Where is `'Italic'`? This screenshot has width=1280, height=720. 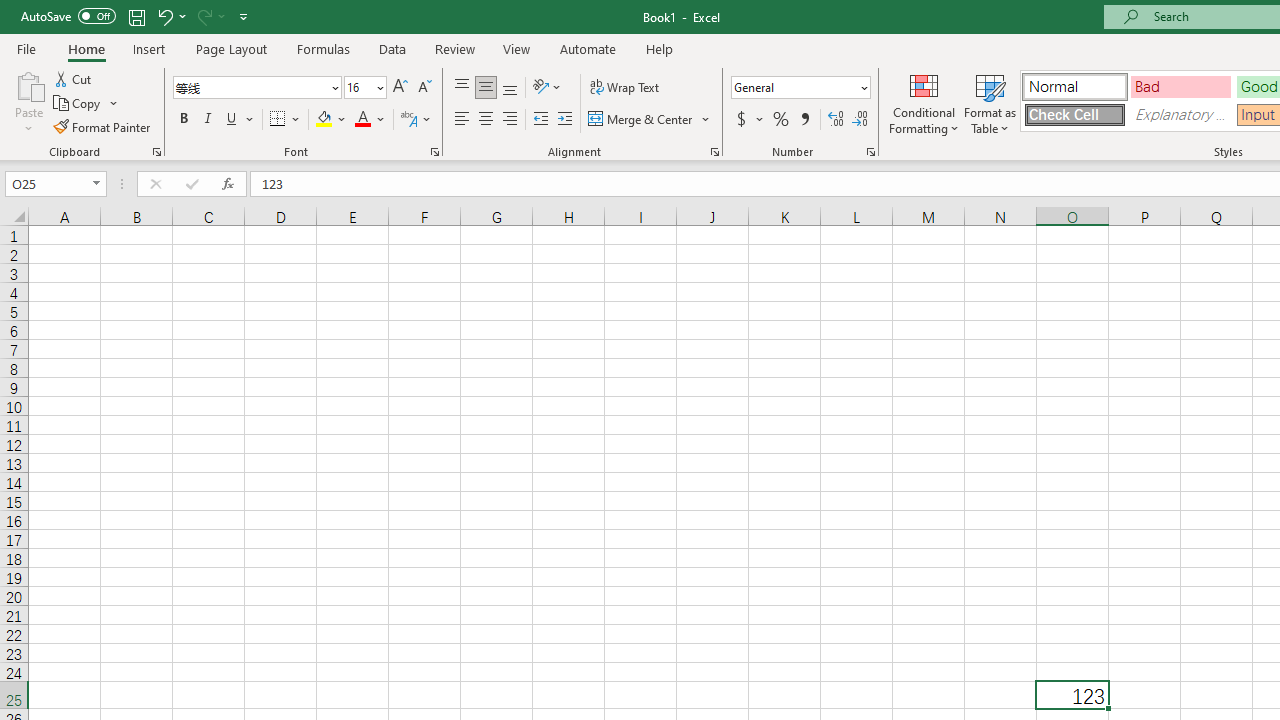
'Italic' is located at coordinates (208, 119).